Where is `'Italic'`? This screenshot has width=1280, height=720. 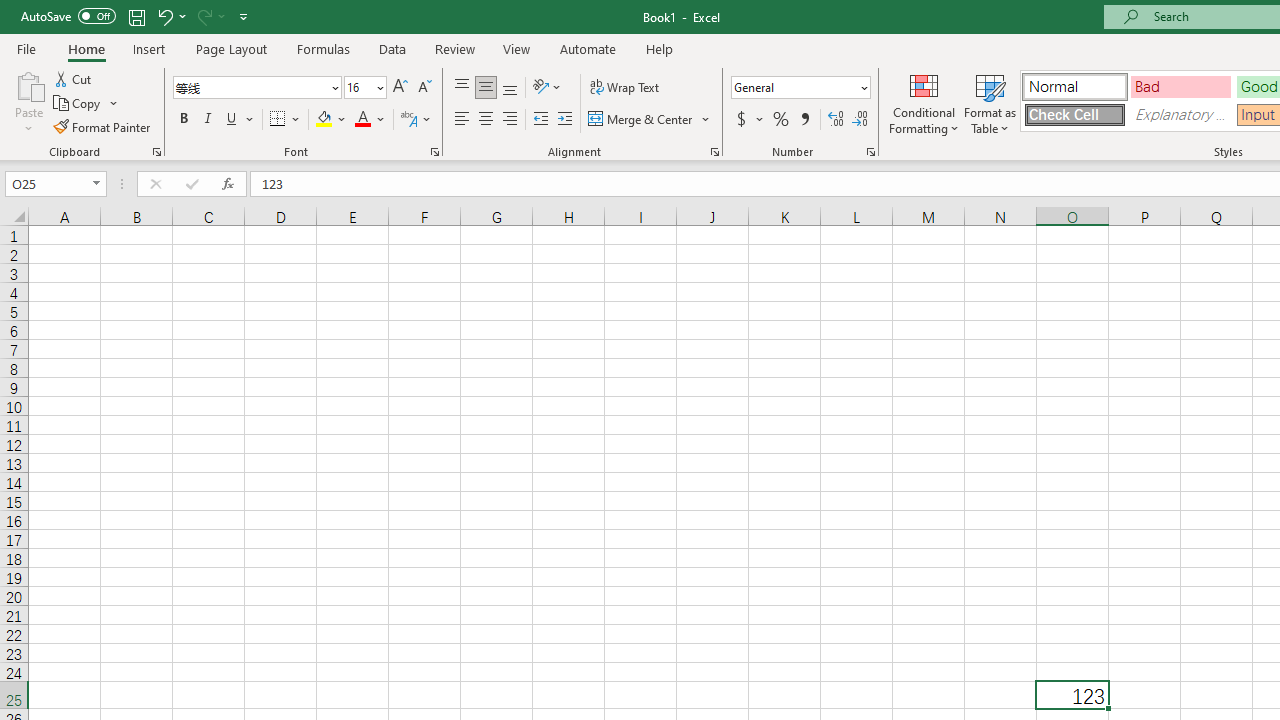
'Italic' is located at coordinates (208, 119).